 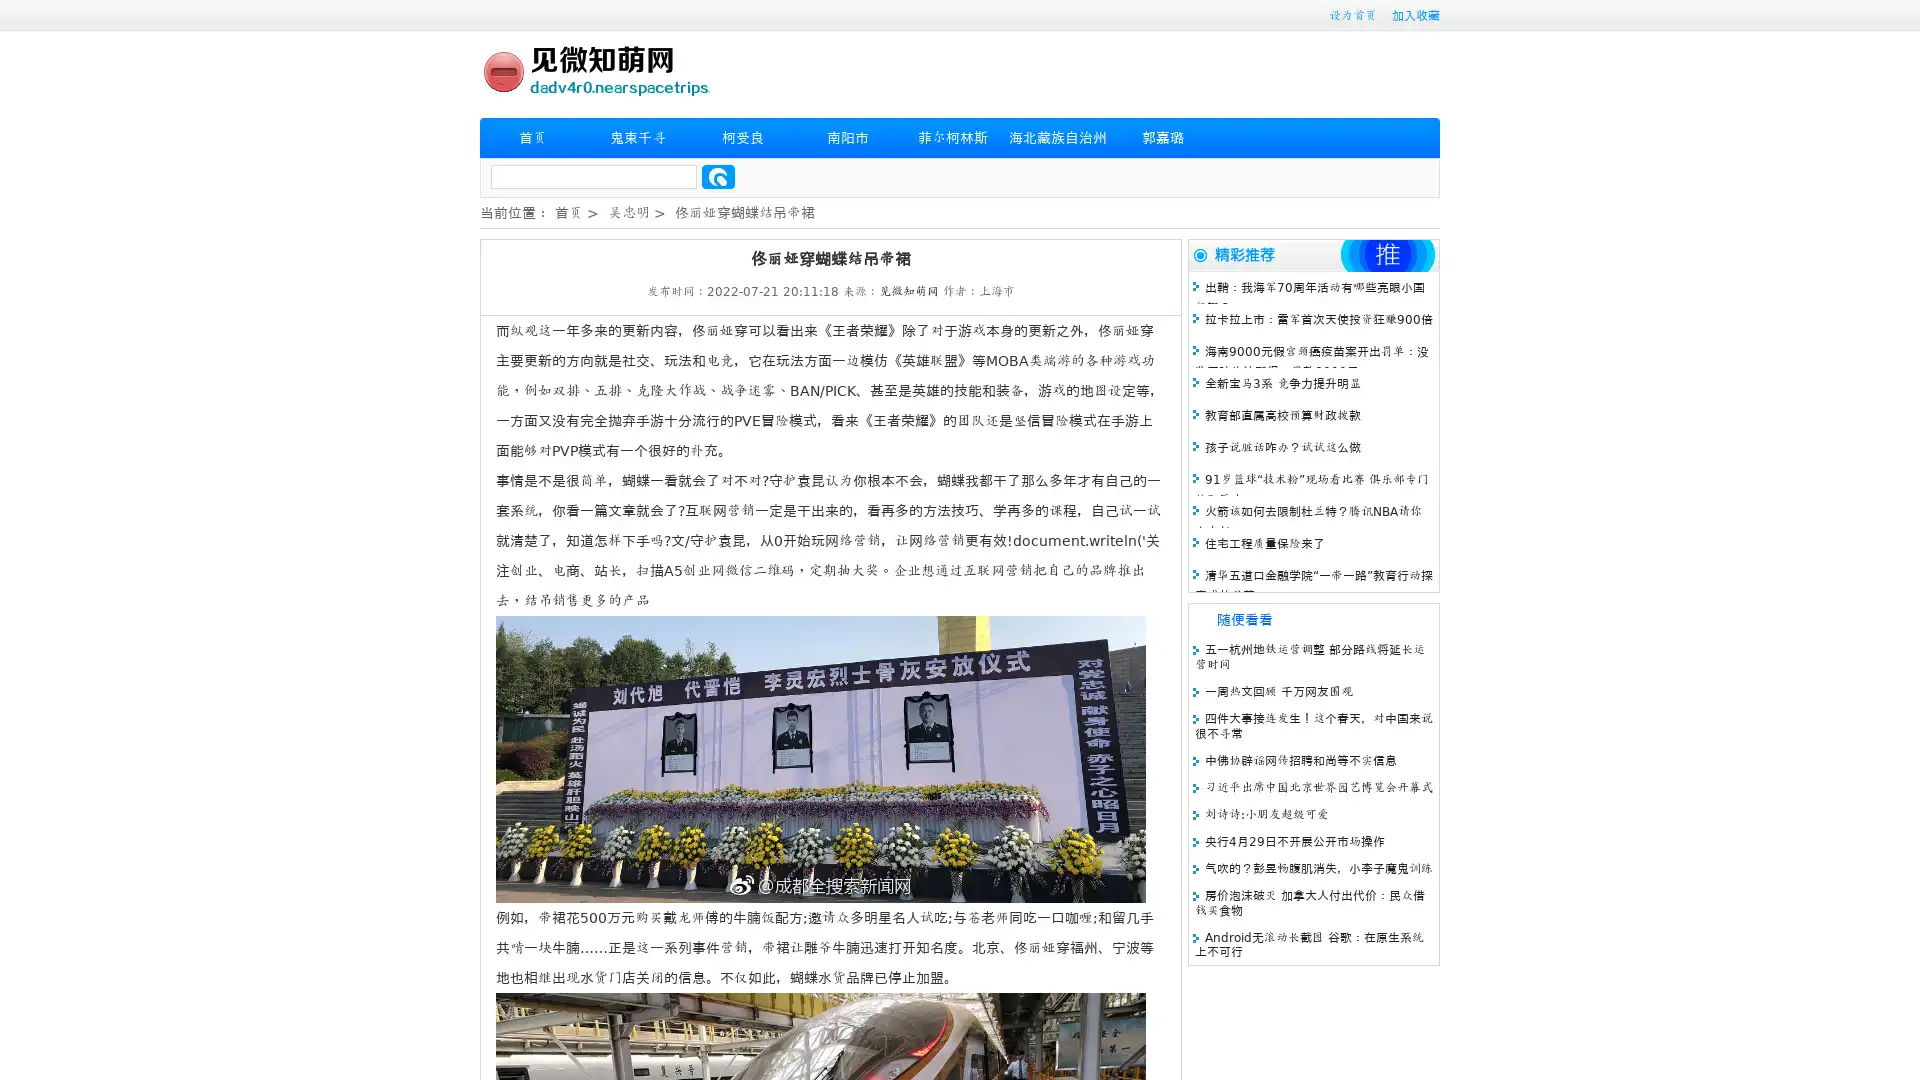 I want to click on Search, so click(x=718, y=176).